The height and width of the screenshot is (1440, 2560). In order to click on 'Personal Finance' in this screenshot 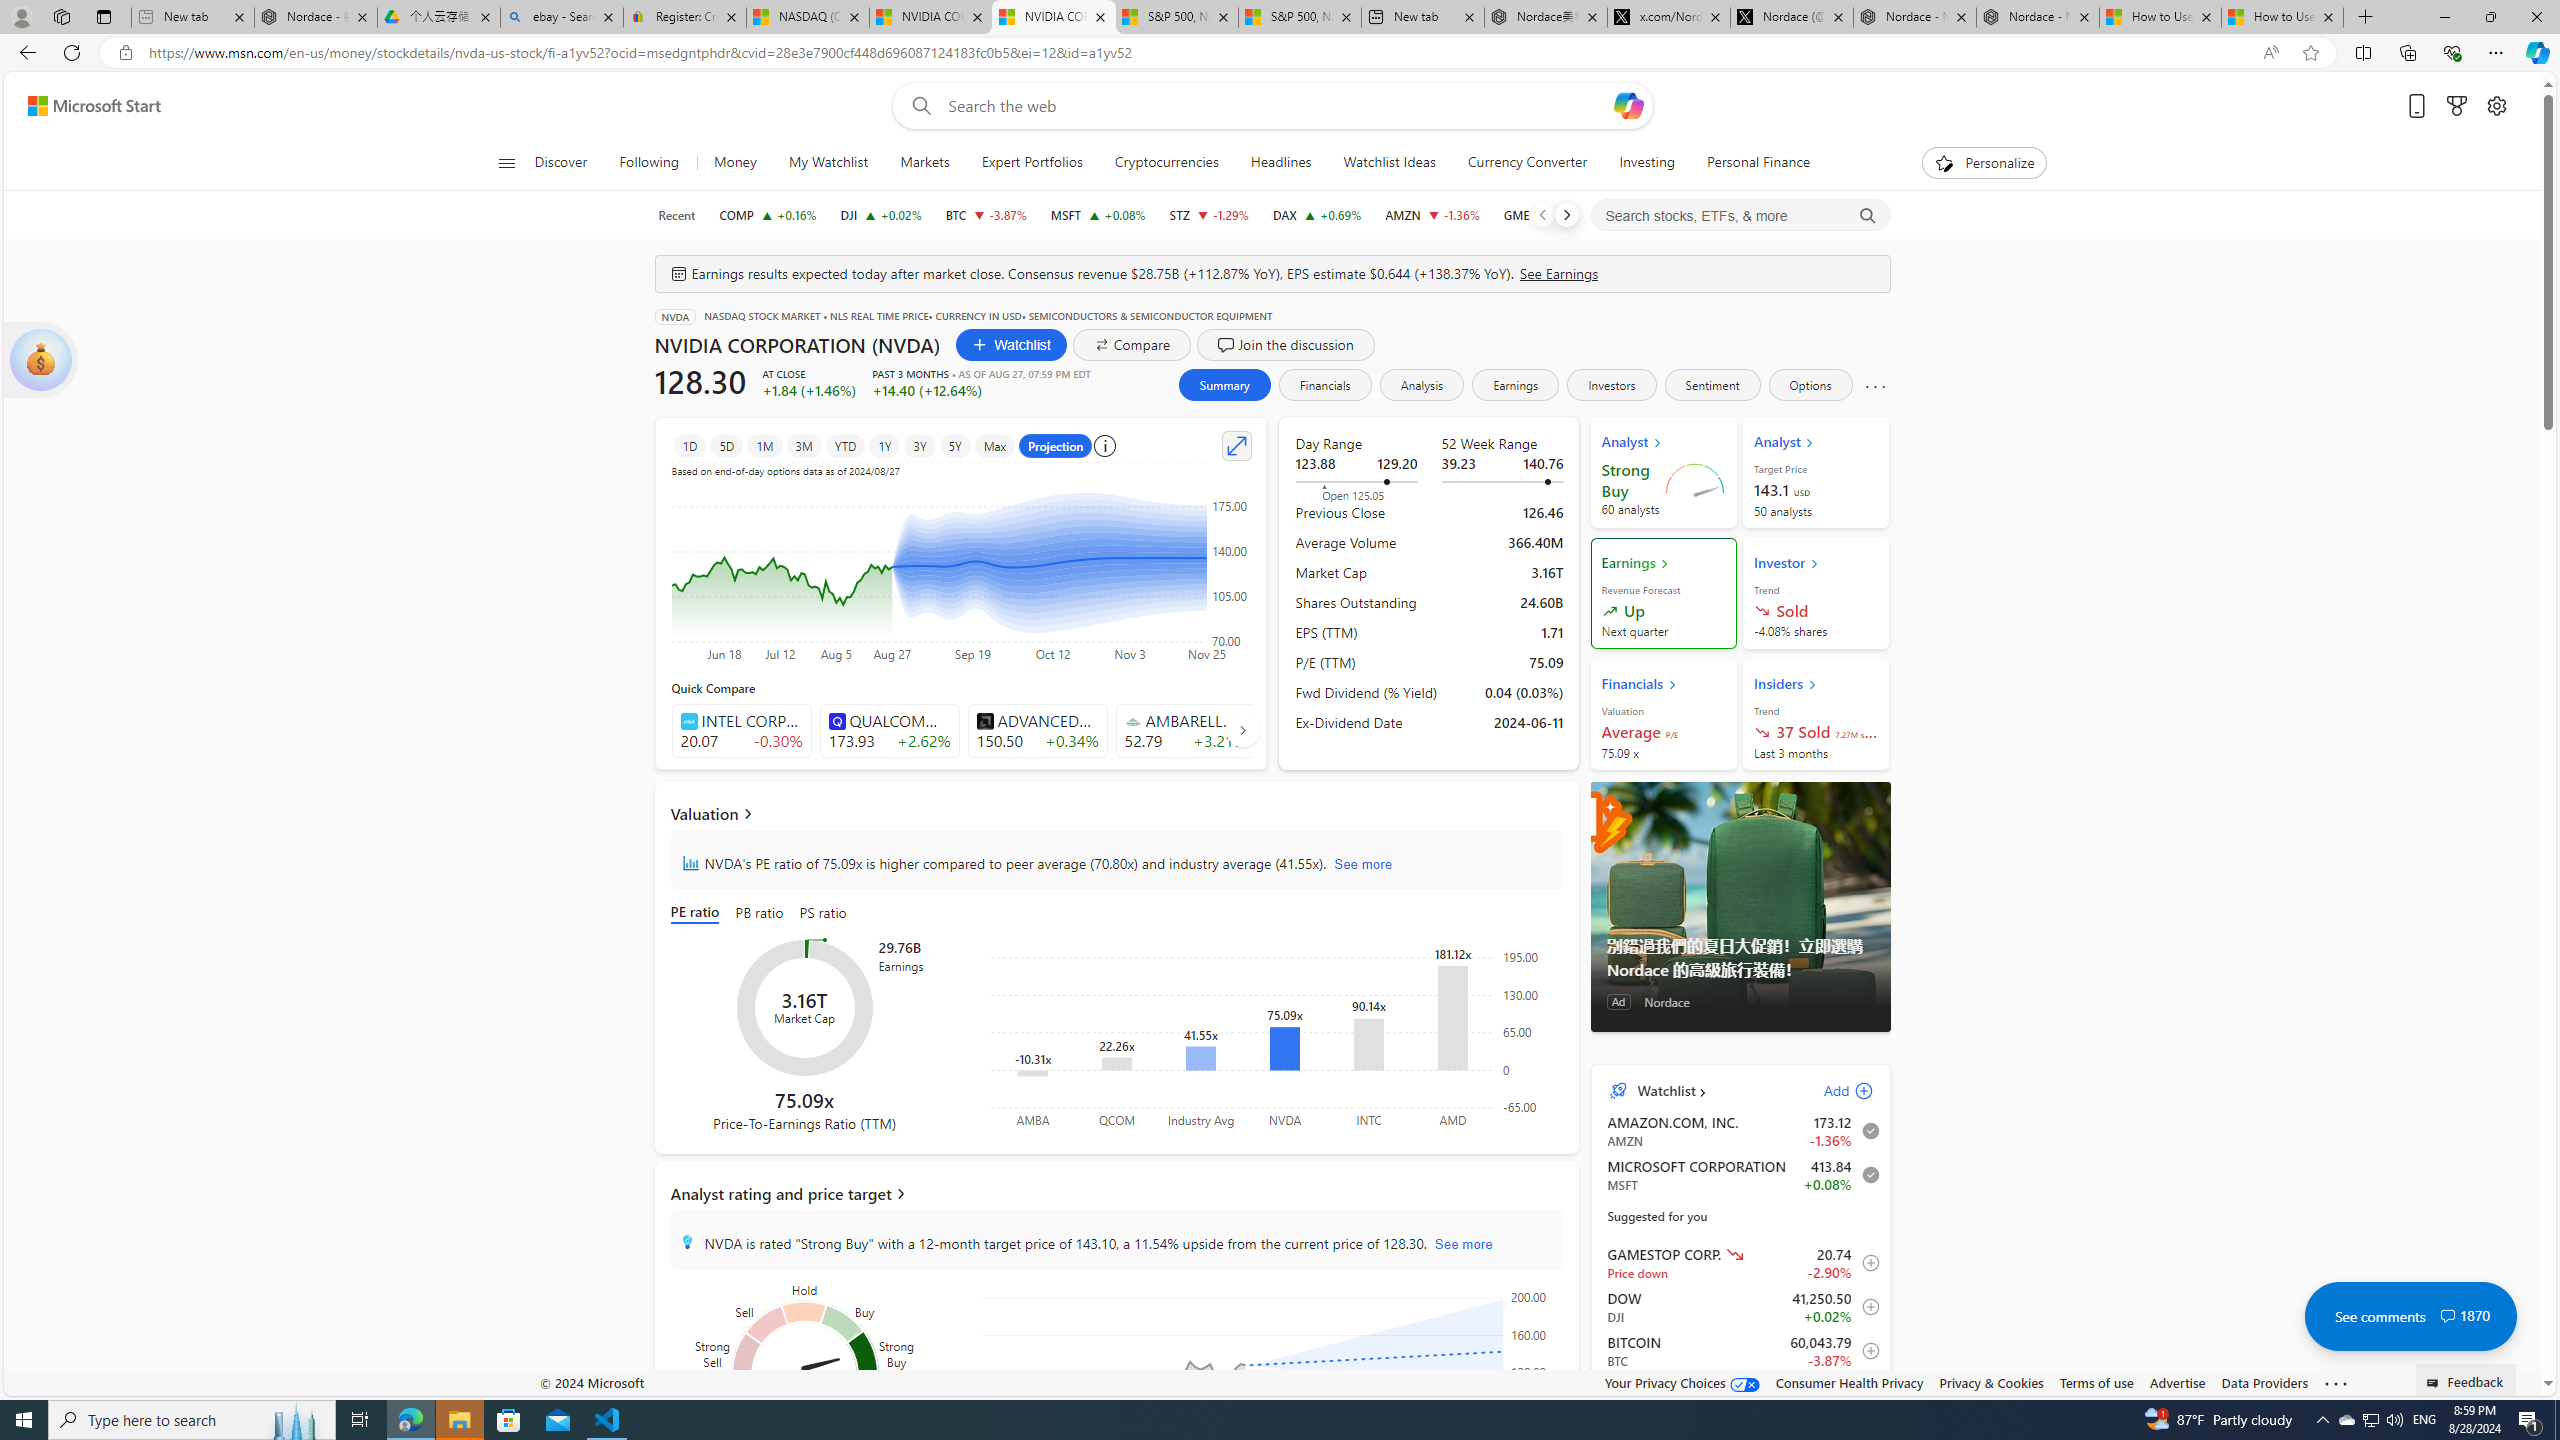, I will do `click(1757, 162)`.